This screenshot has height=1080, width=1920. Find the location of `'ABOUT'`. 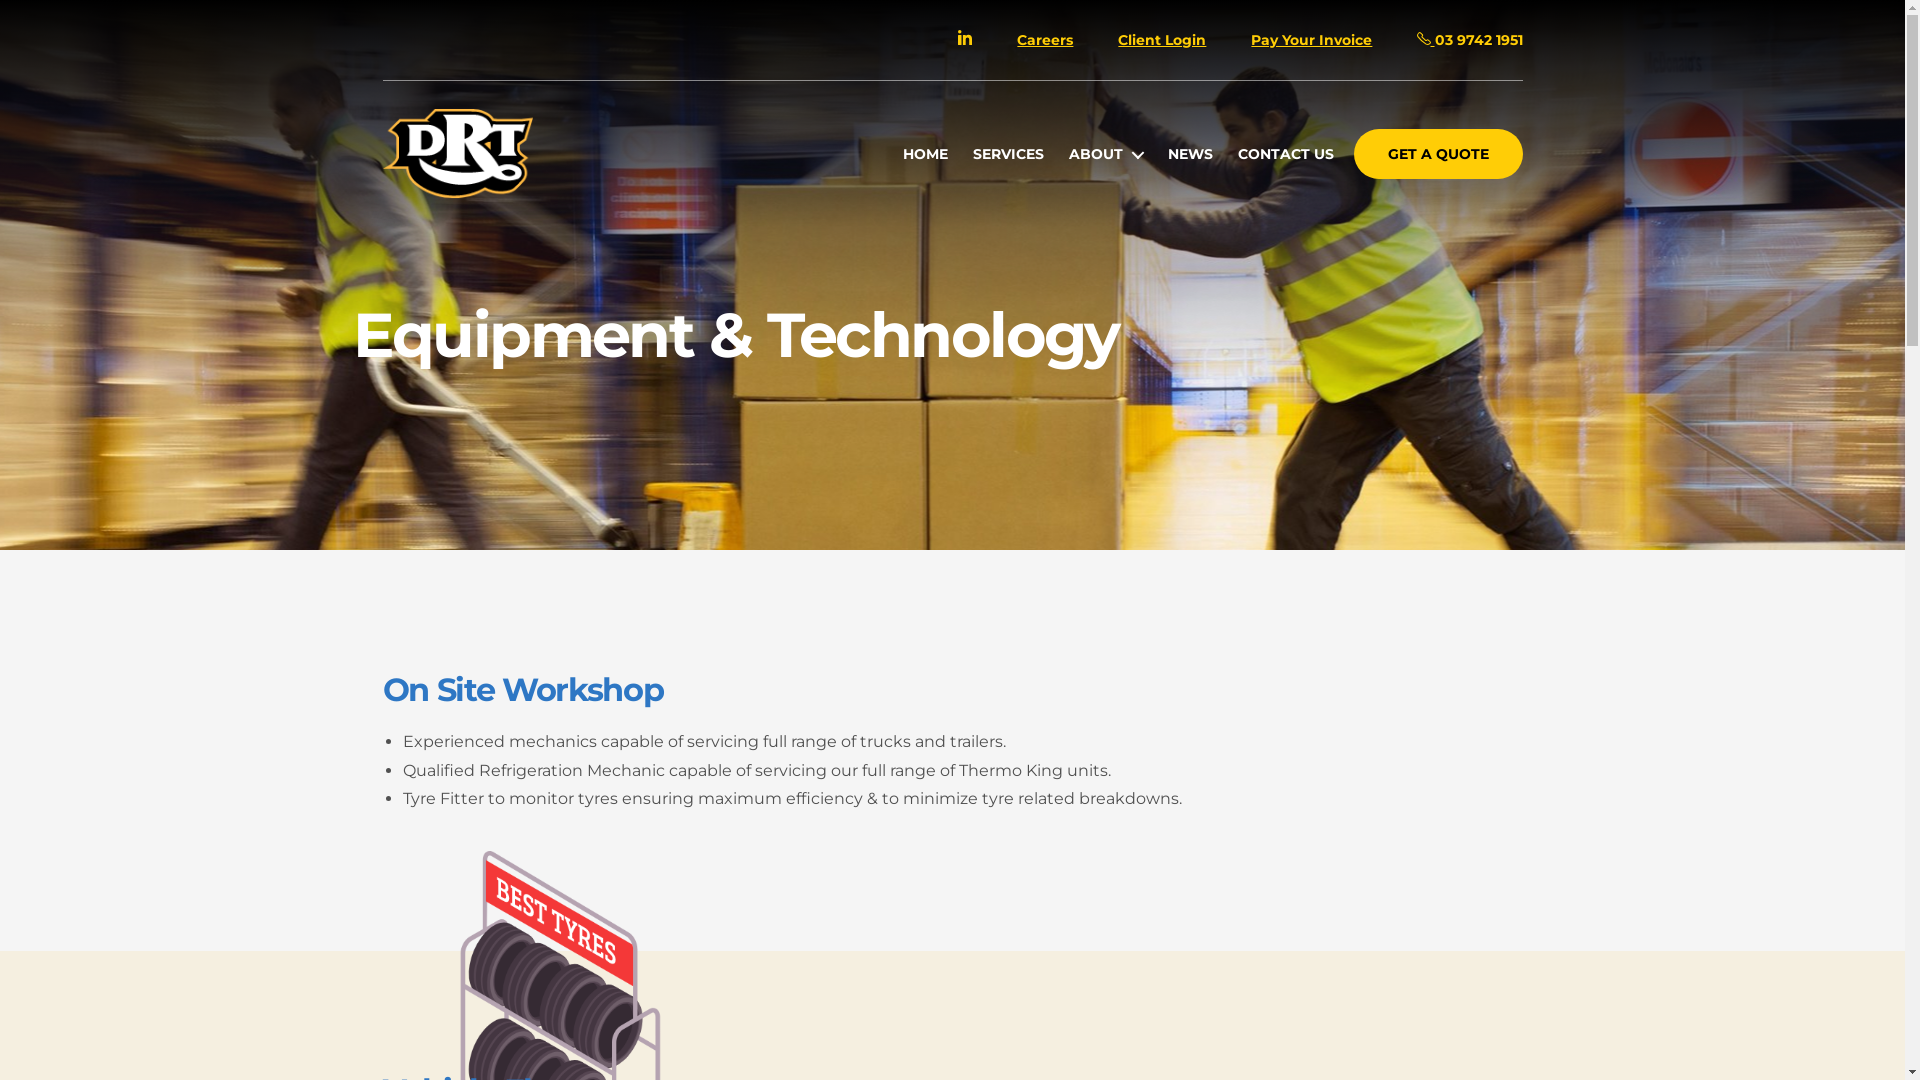

'ABOUT' is located at coordinates (1104, 153).